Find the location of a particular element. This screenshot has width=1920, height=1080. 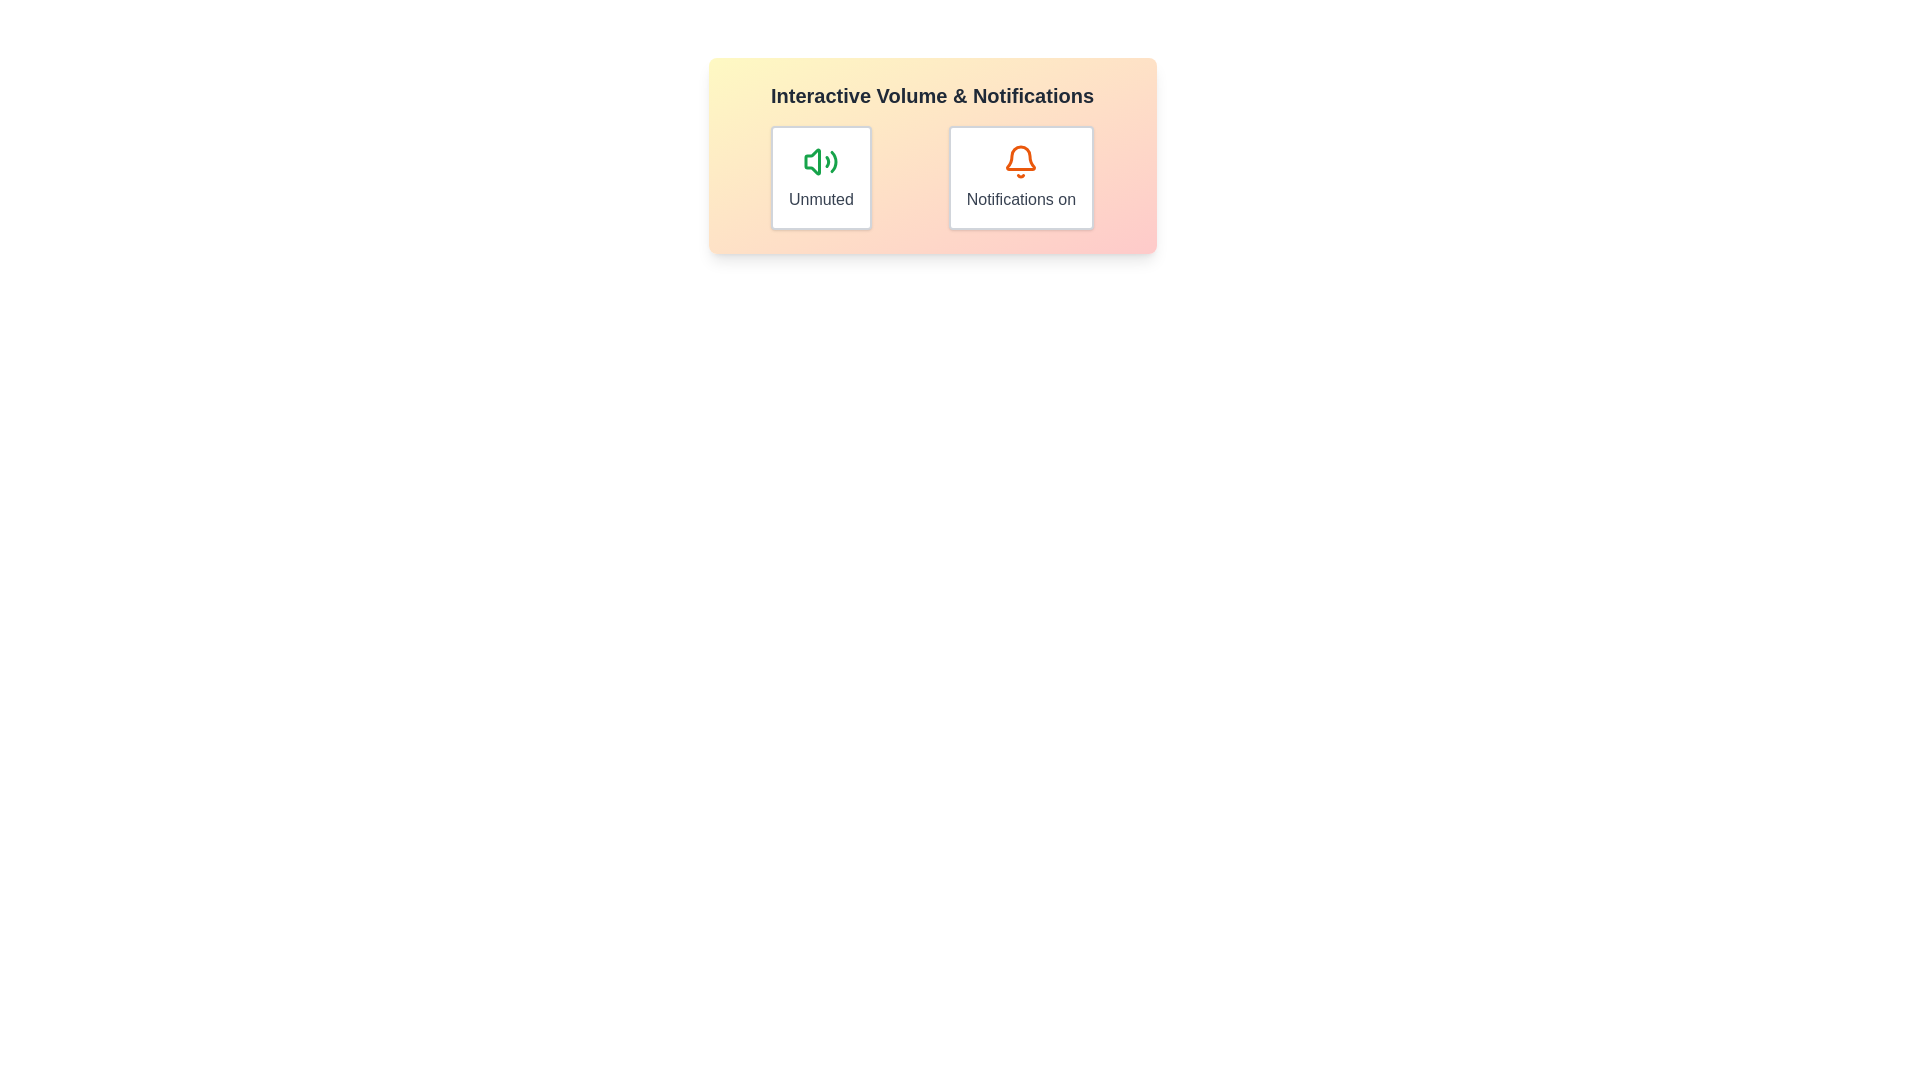

the 'Unmuted' button to toggle the mute status is located at coordinates (821, 176).